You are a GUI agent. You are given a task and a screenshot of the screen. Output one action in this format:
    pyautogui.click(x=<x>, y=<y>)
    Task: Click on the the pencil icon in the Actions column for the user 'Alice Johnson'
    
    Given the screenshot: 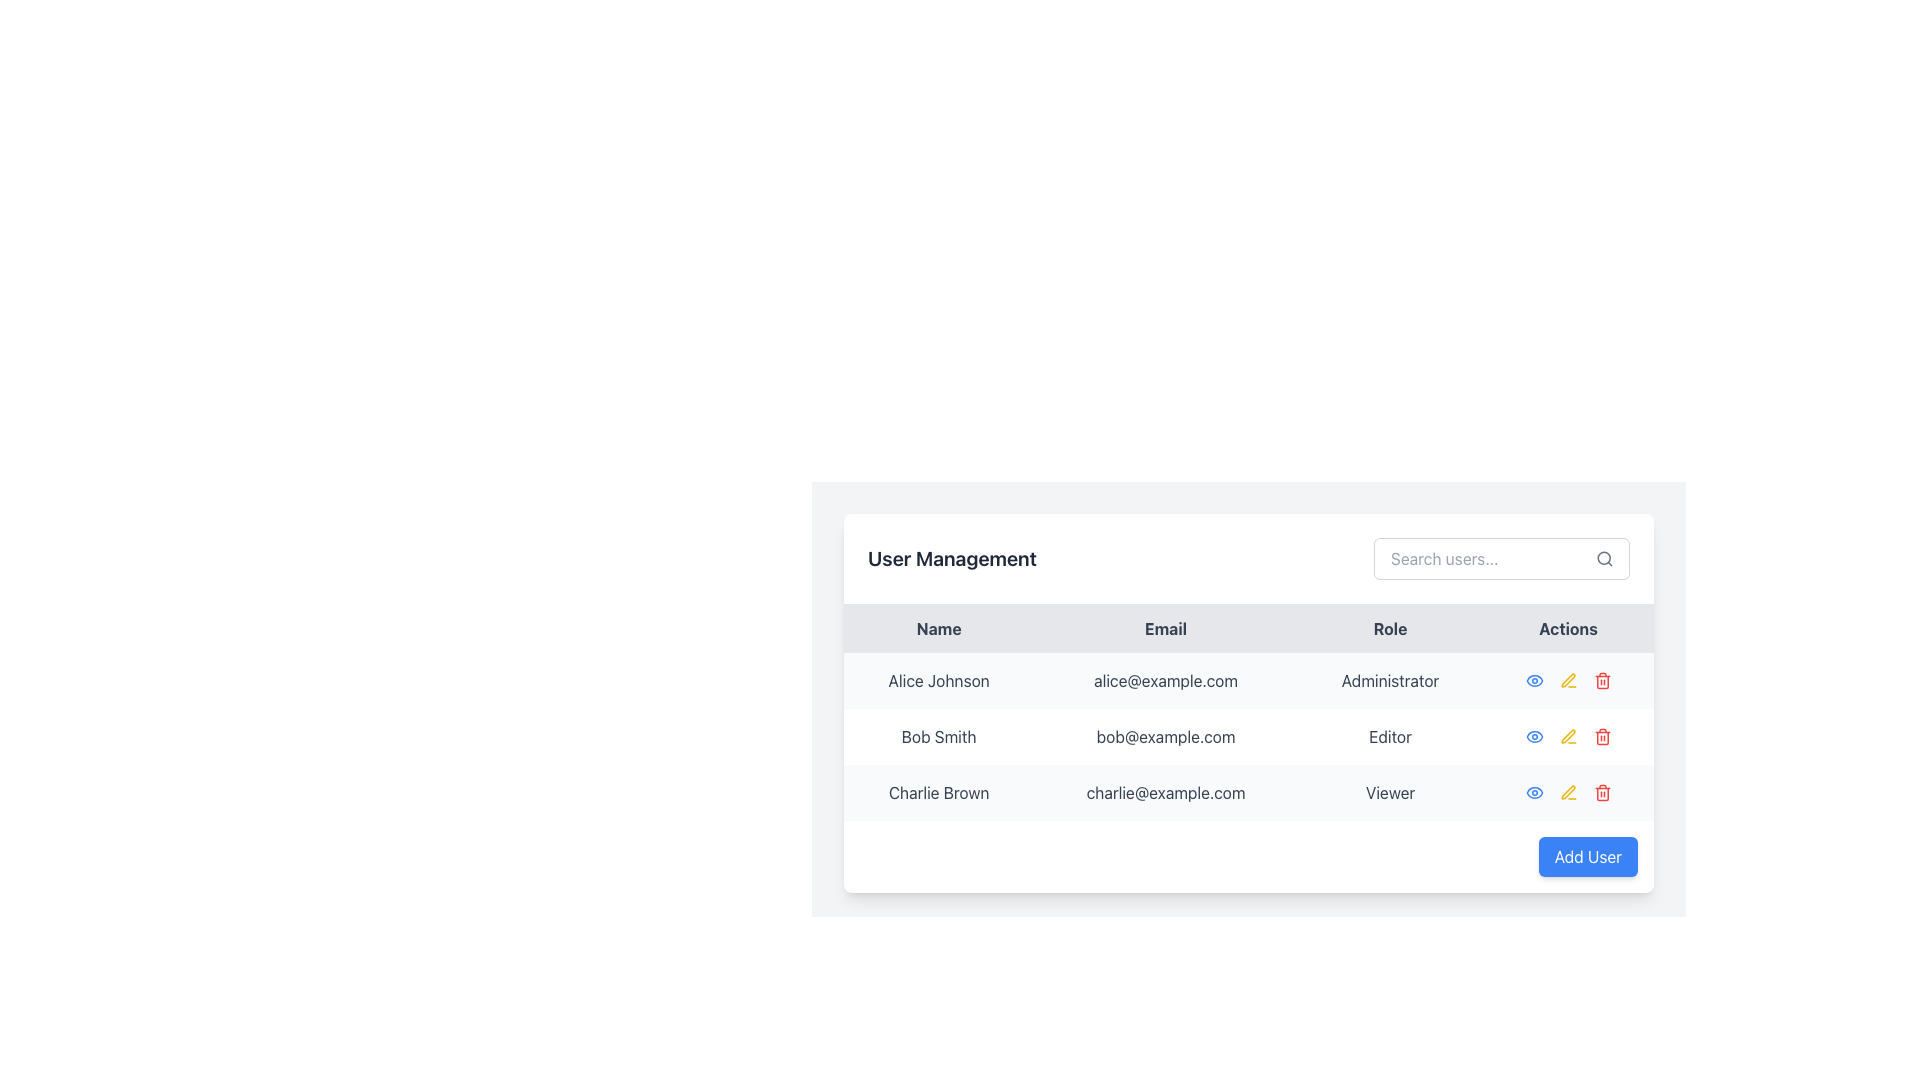 What is the action you would take?
    pyautogui.click(x=1567, y=679)
    